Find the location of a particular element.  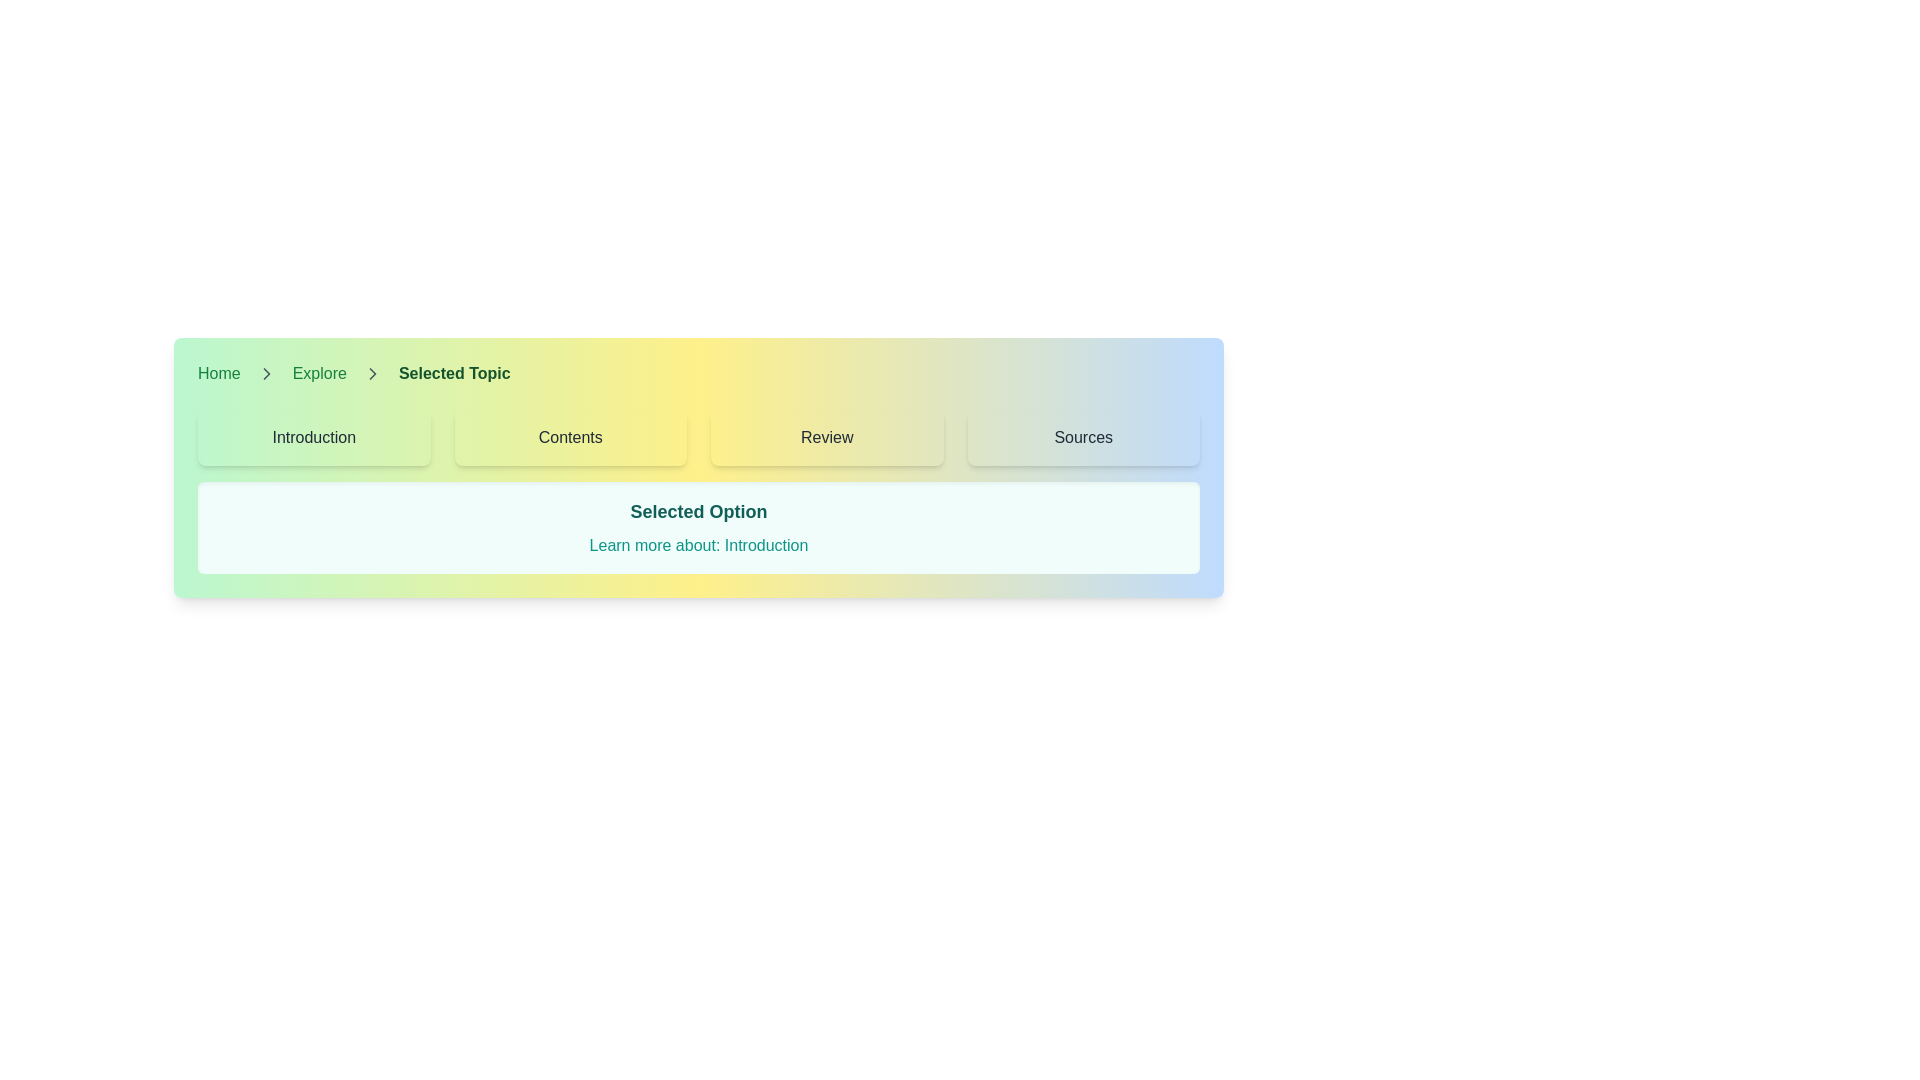

the Text label within the button located in the top-right segment of the interface, which serves as a clickable menu option is located at coordinates (1082, 437).